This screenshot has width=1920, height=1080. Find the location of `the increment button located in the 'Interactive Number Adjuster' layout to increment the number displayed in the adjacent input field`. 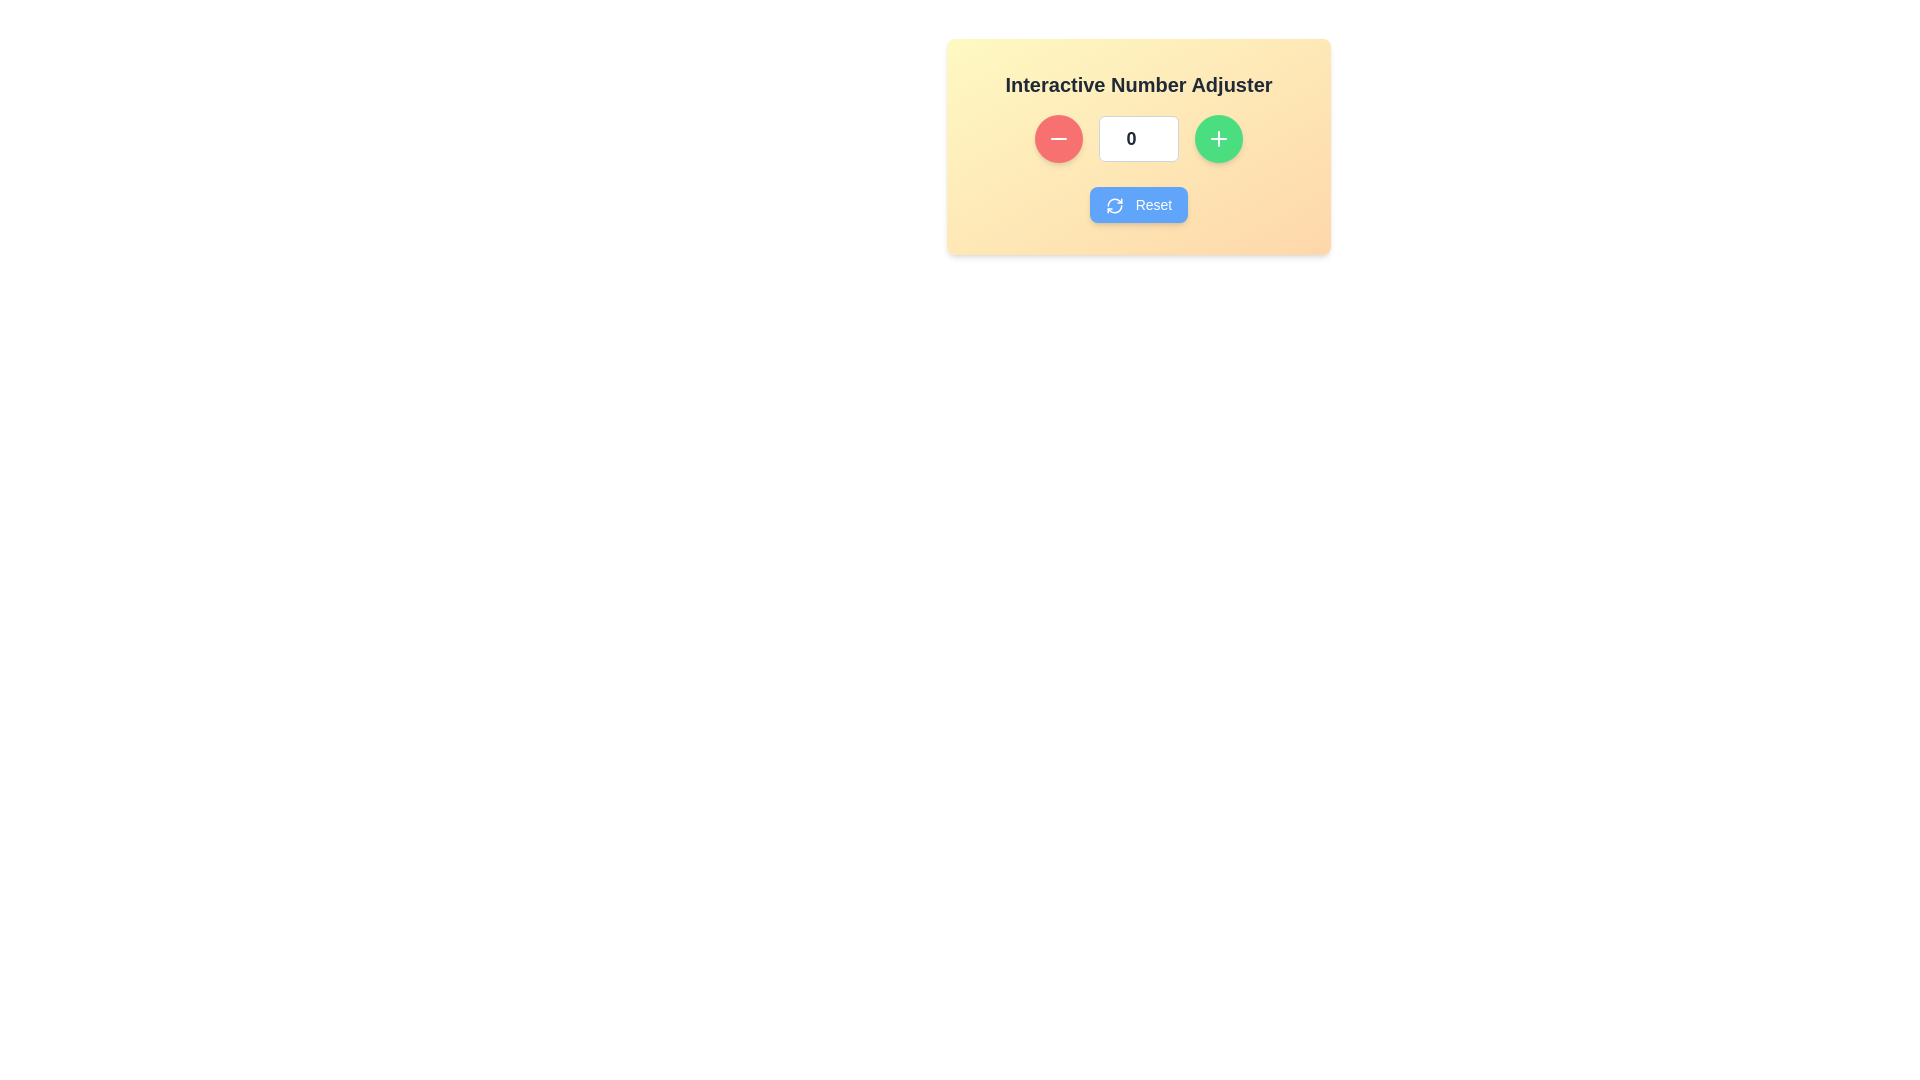

the increment button located in the 'Interactive Number Adjuster' layout to increment the number displayed in the adjacent input field is located at coordinates (1218, 137).